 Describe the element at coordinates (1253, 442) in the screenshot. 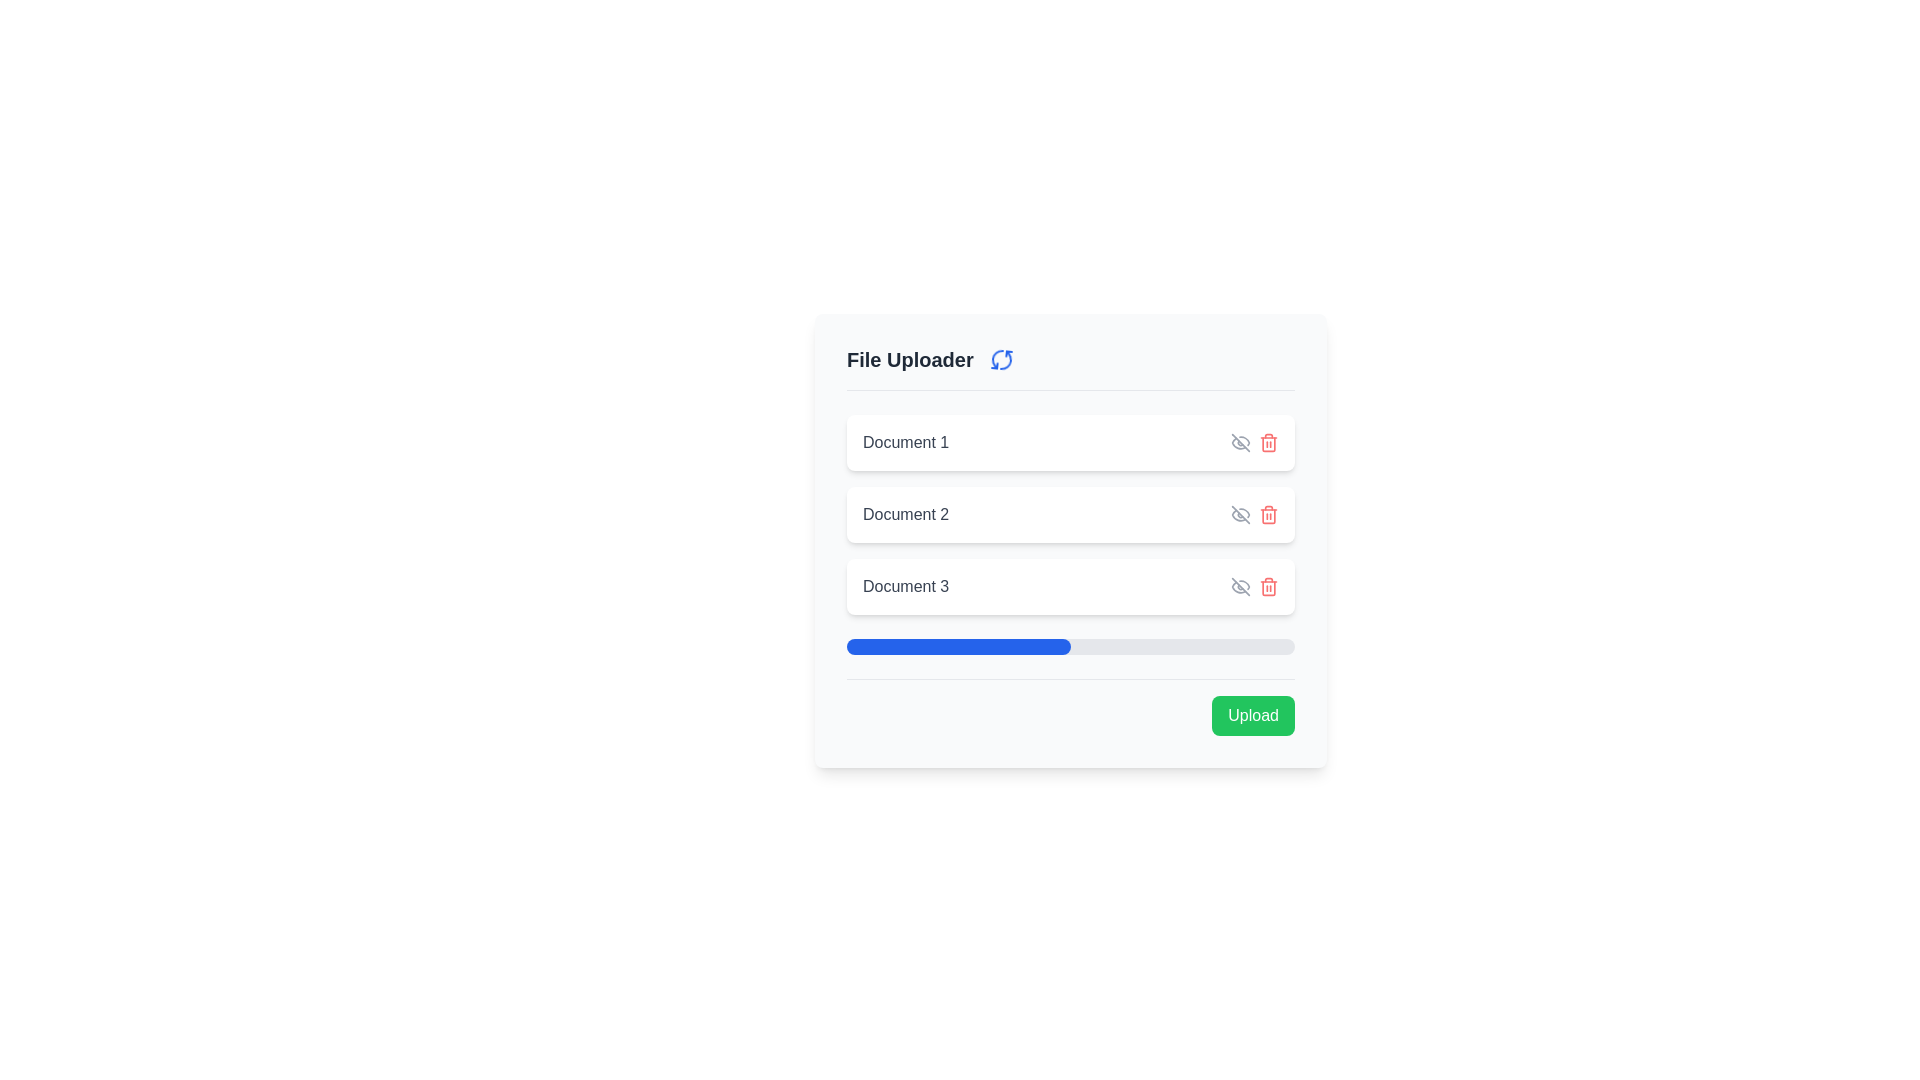

I see `the group of action icons located in the rightmost part of the horizontal line containing 'Document 1'` at that location.